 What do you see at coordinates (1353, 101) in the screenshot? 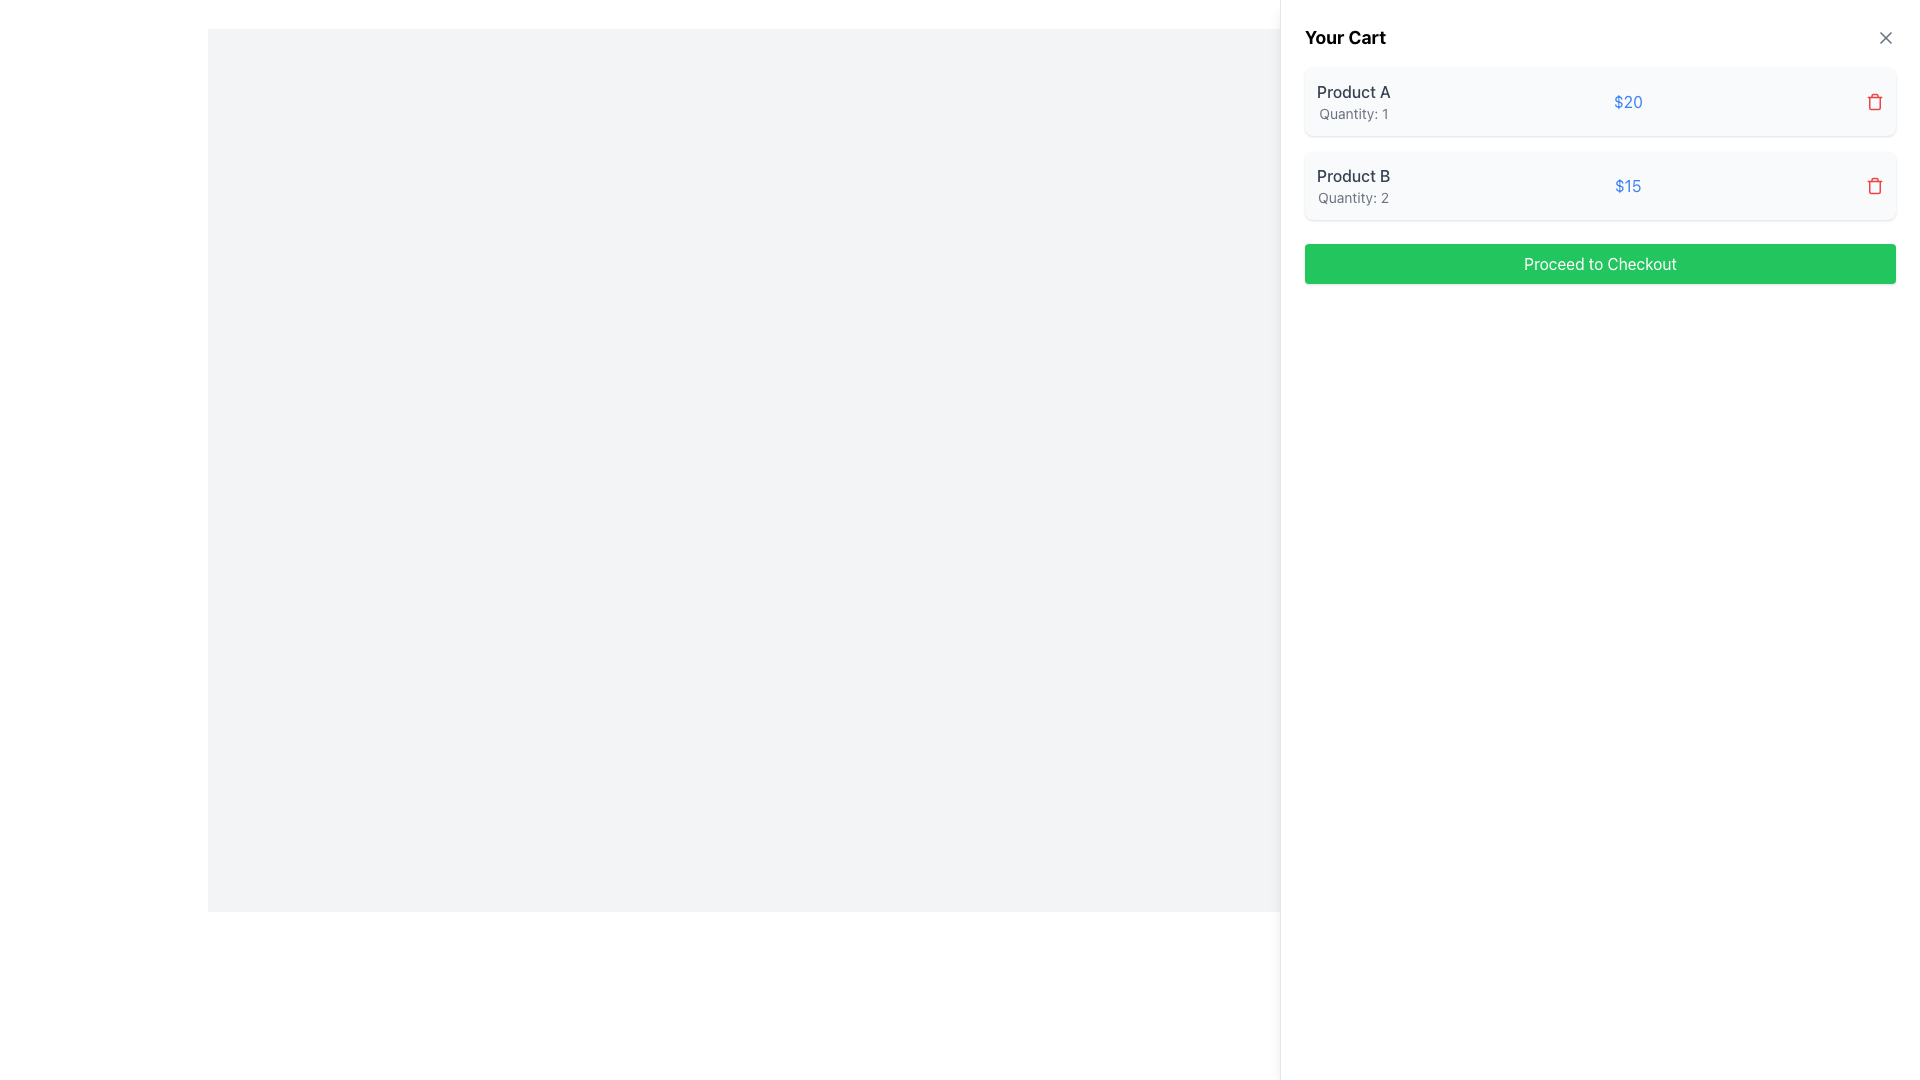
I see `the text label displaying the name and quantity of the first product in the shopping cart, located under 'Your Cart' in the right-hand sidebar` at bounding box center [1353, 101].